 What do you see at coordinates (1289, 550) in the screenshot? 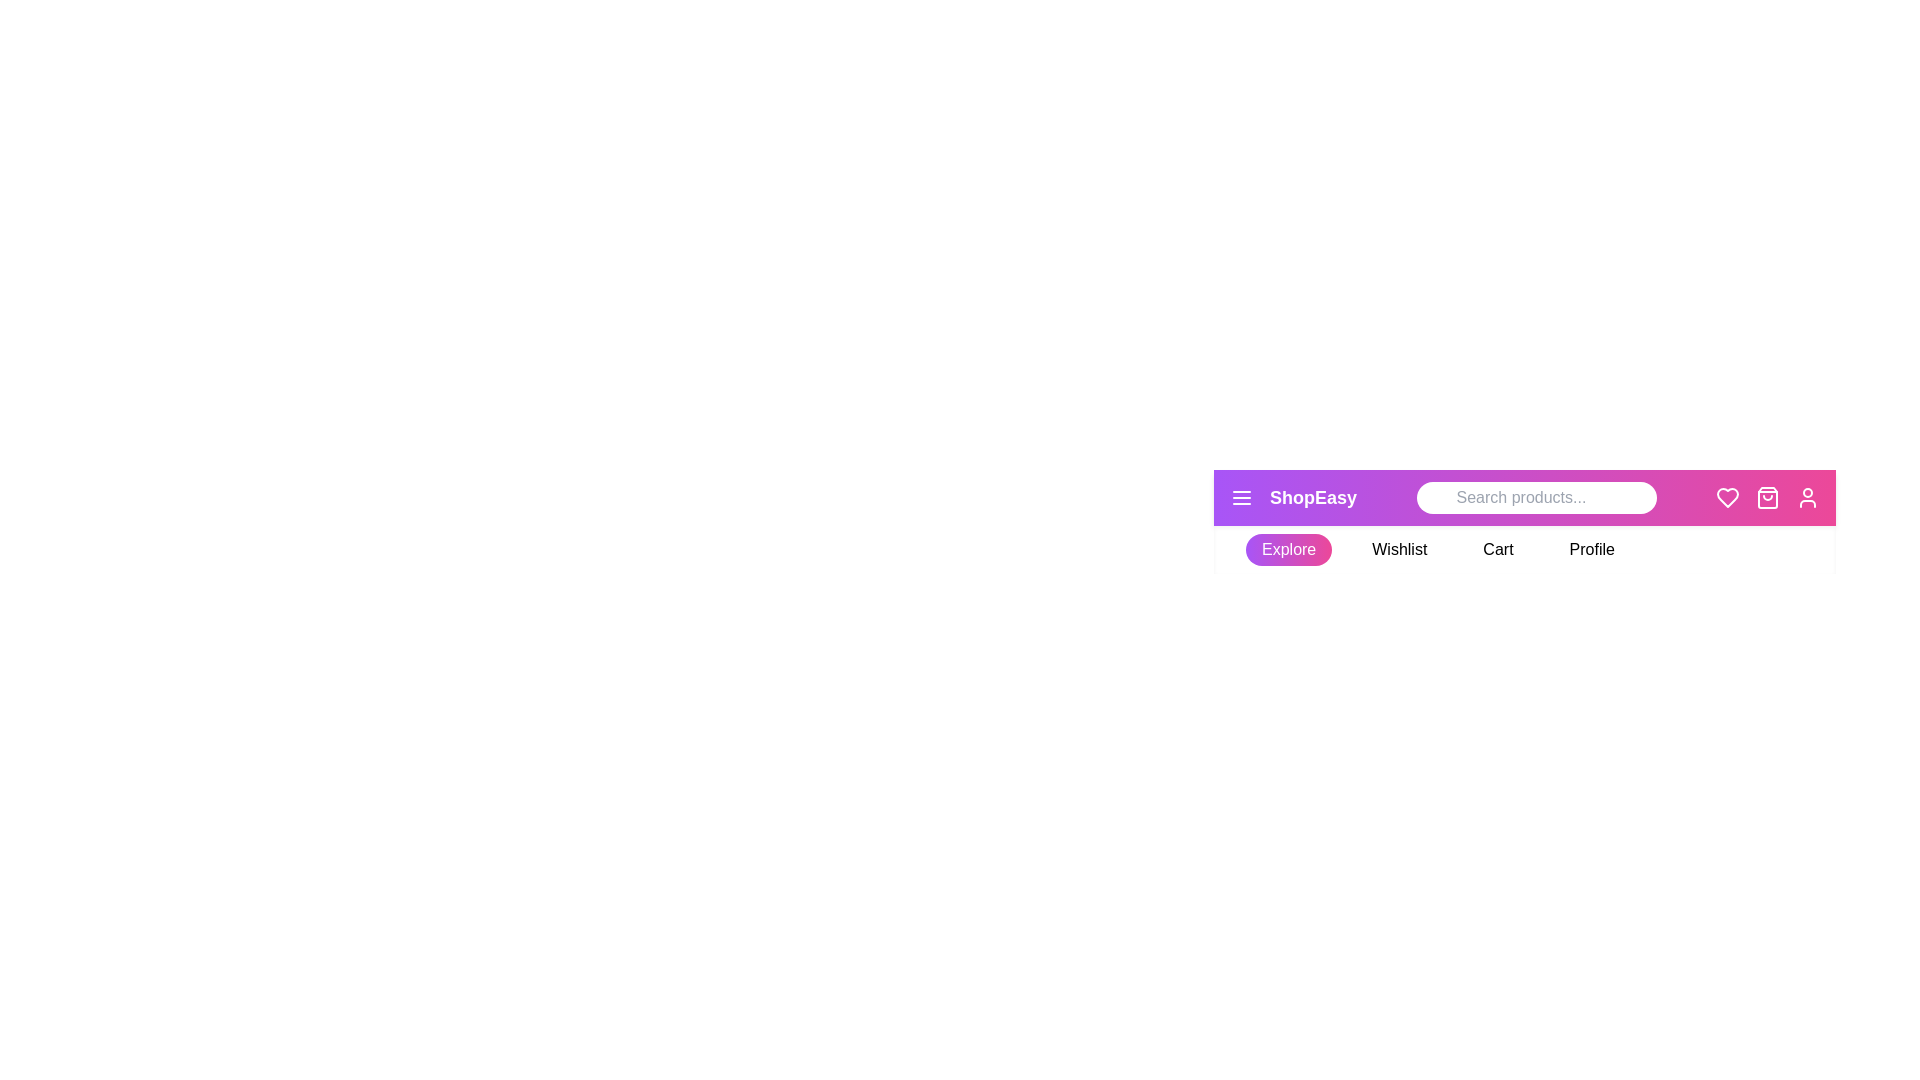
I see `the Explore tab to activate it` at bounding box center [1289, 550].